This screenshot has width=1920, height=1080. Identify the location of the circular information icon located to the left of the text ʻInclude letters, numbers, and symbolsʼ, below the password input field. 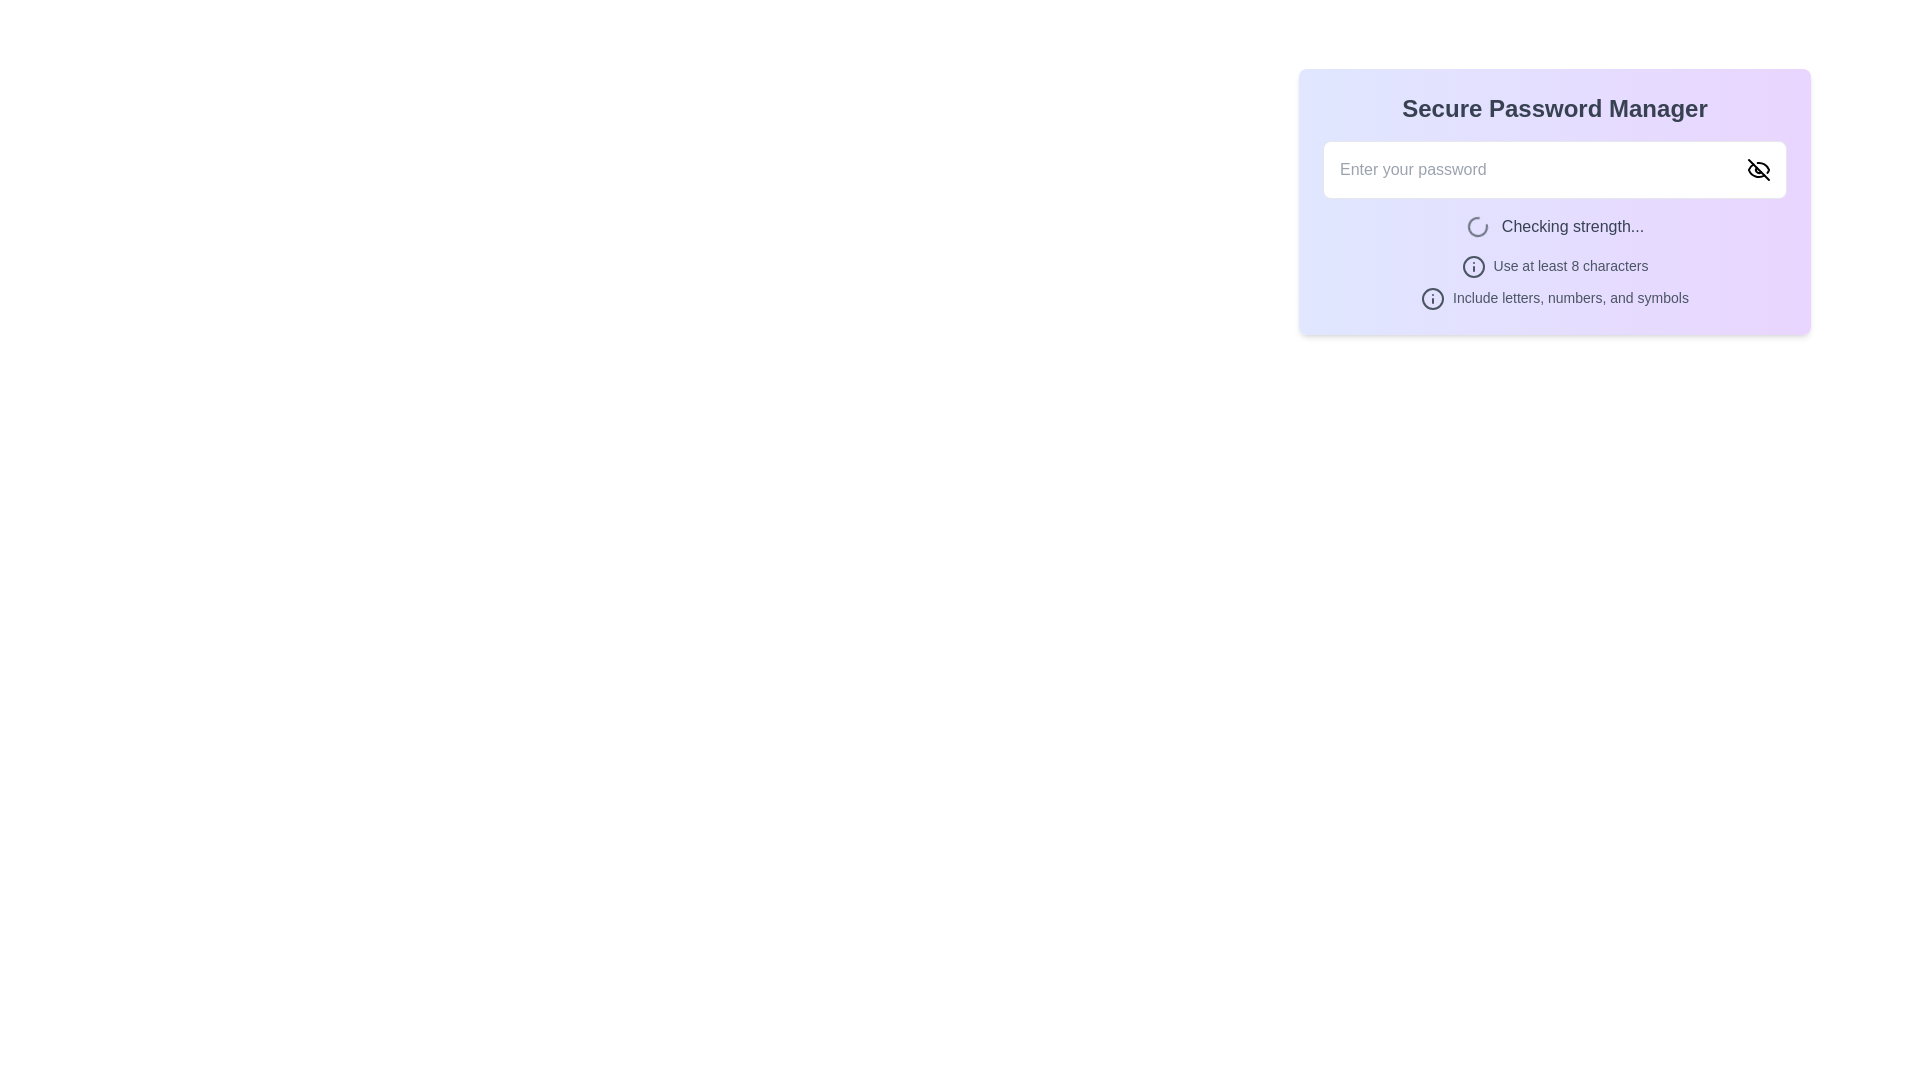
(1432, 299).